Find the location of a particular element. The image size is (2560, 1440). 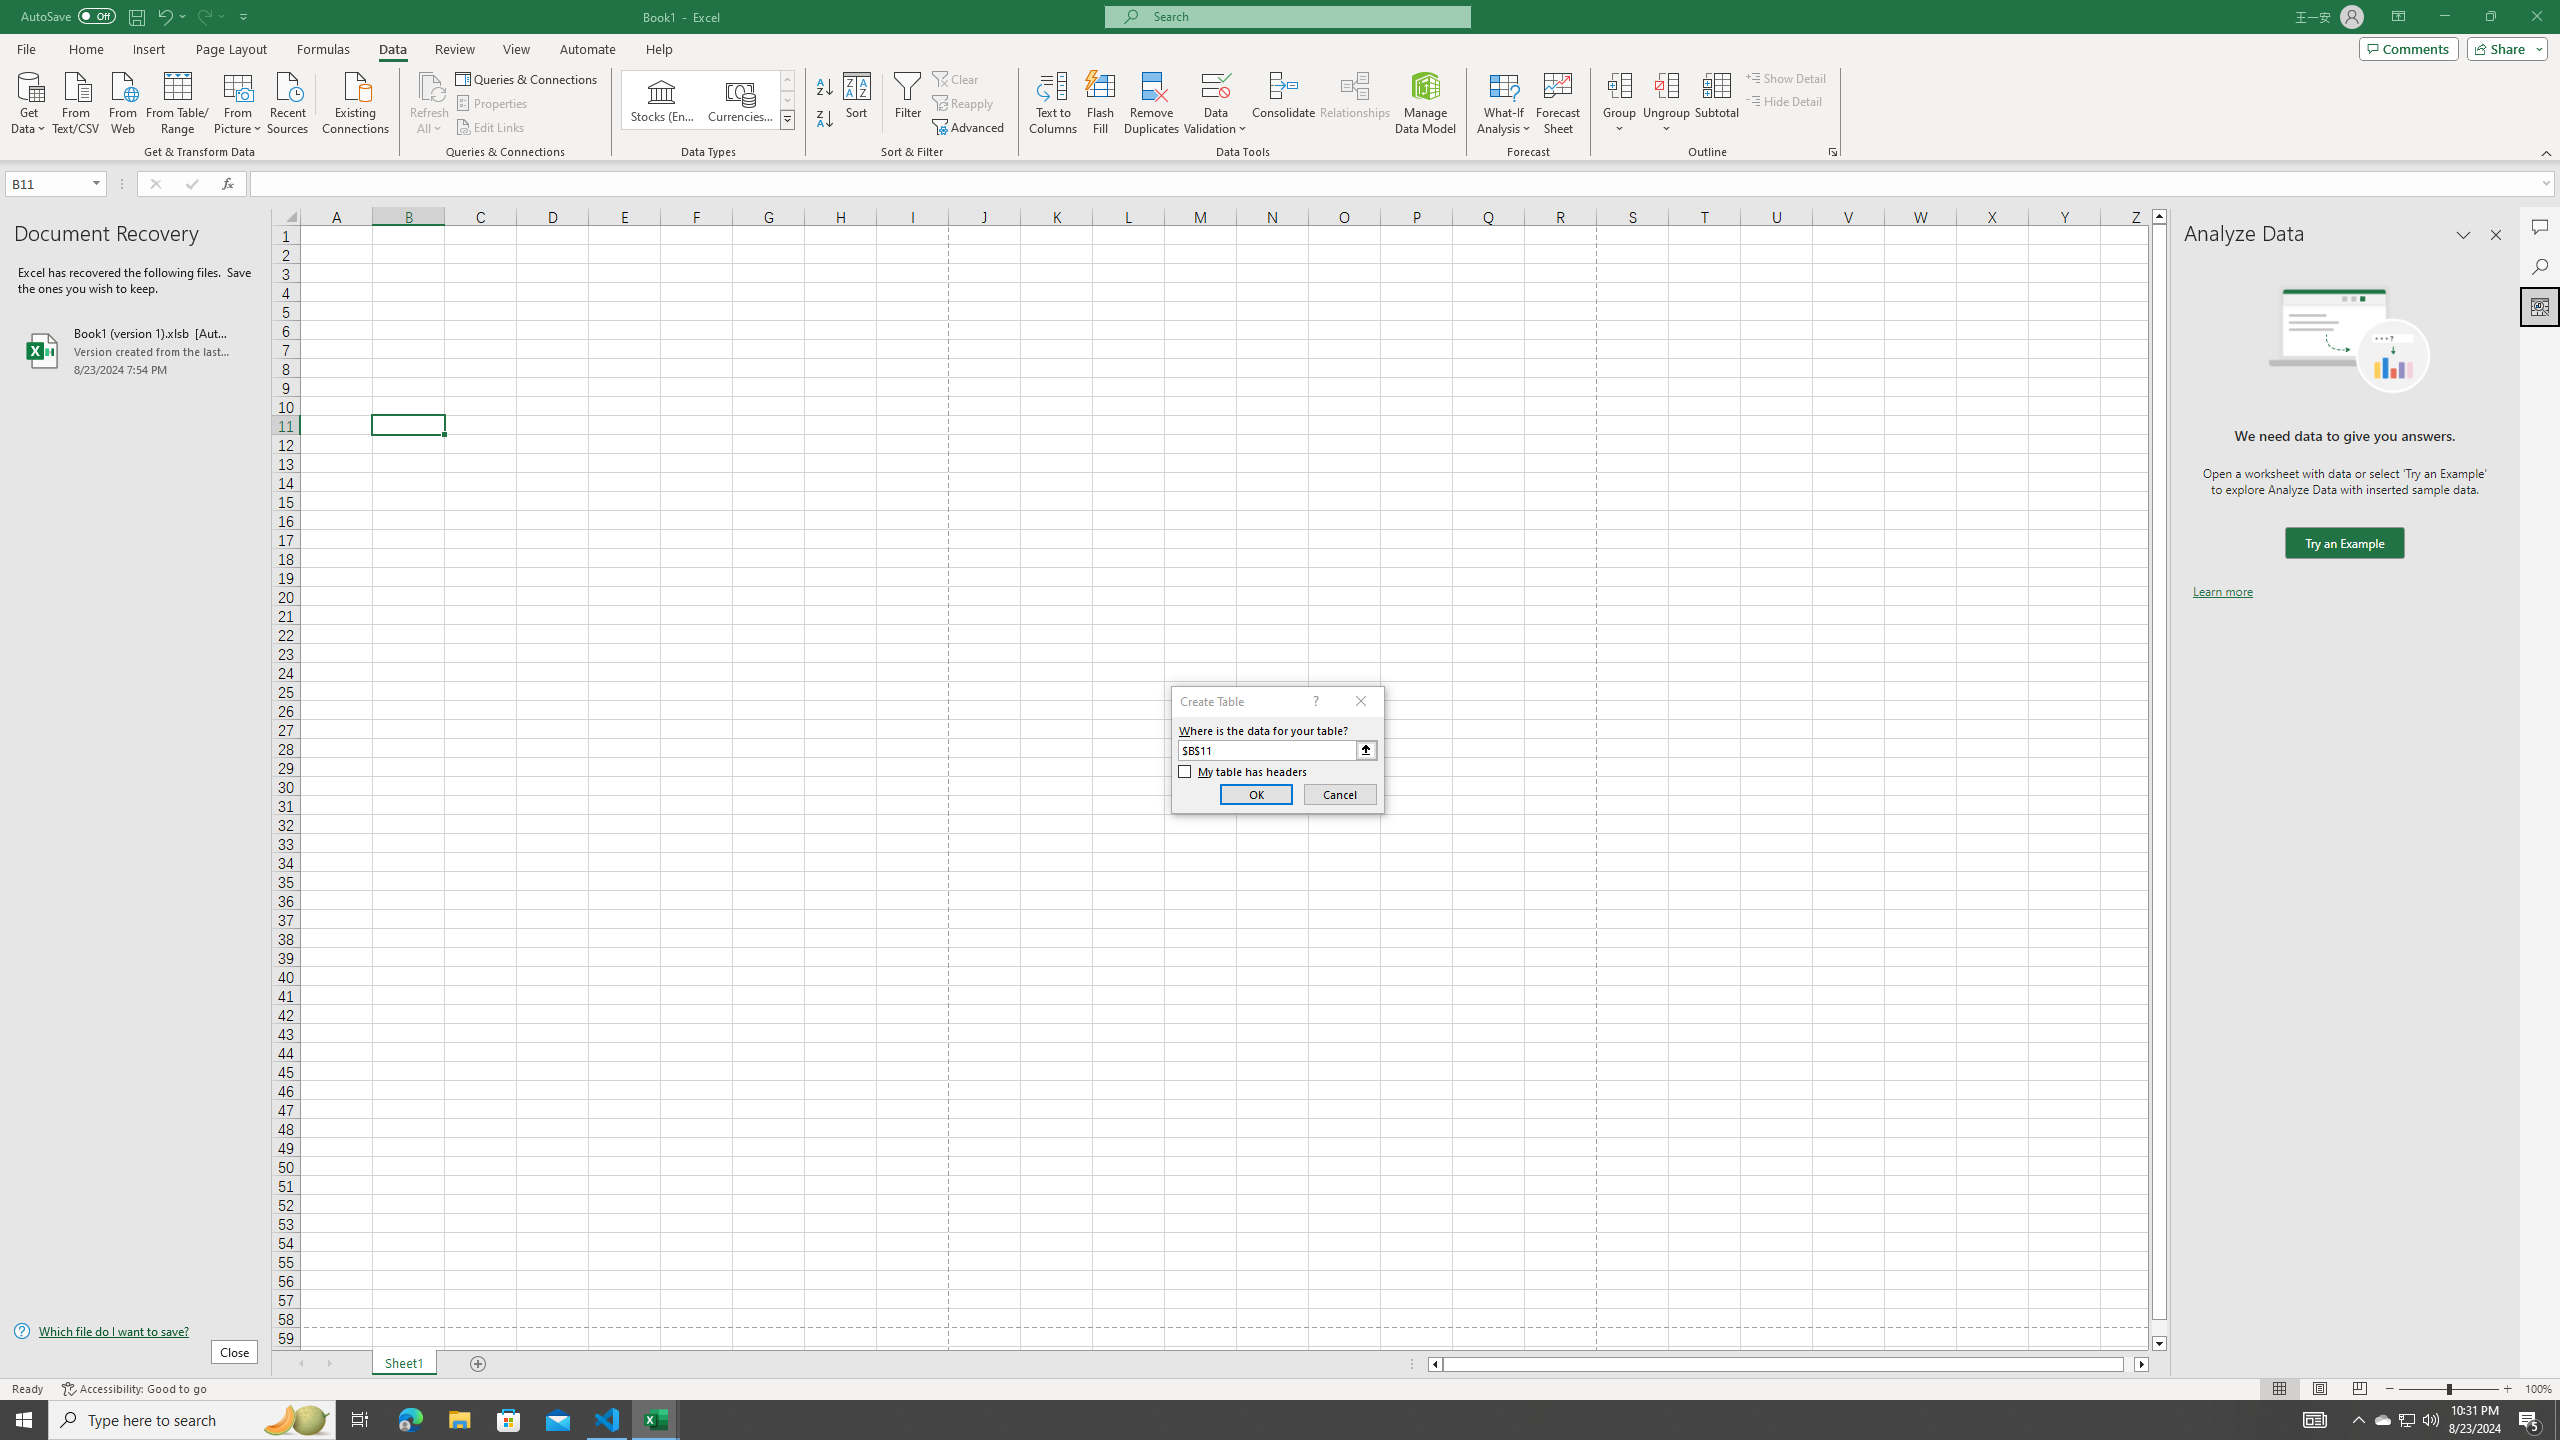

'Zoom Out' is located at coordinates (2422, 1389).